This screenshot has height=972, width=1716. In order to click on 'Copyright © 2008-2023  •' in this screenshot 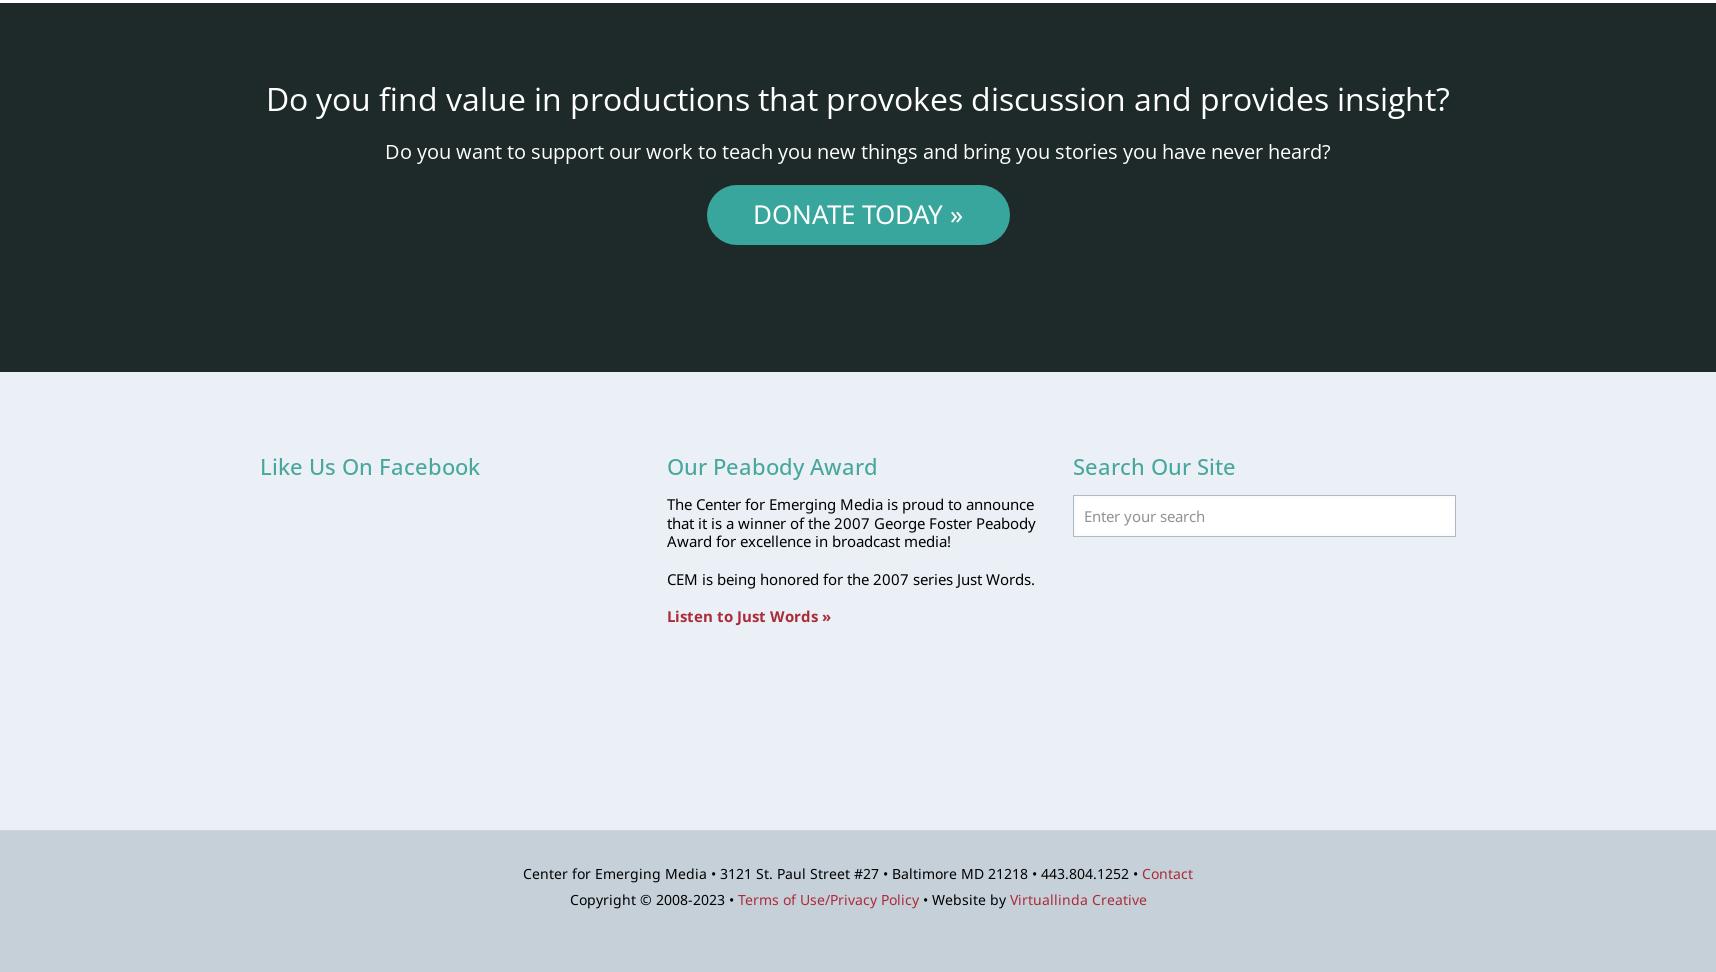, I will do `click(569, 898)`.